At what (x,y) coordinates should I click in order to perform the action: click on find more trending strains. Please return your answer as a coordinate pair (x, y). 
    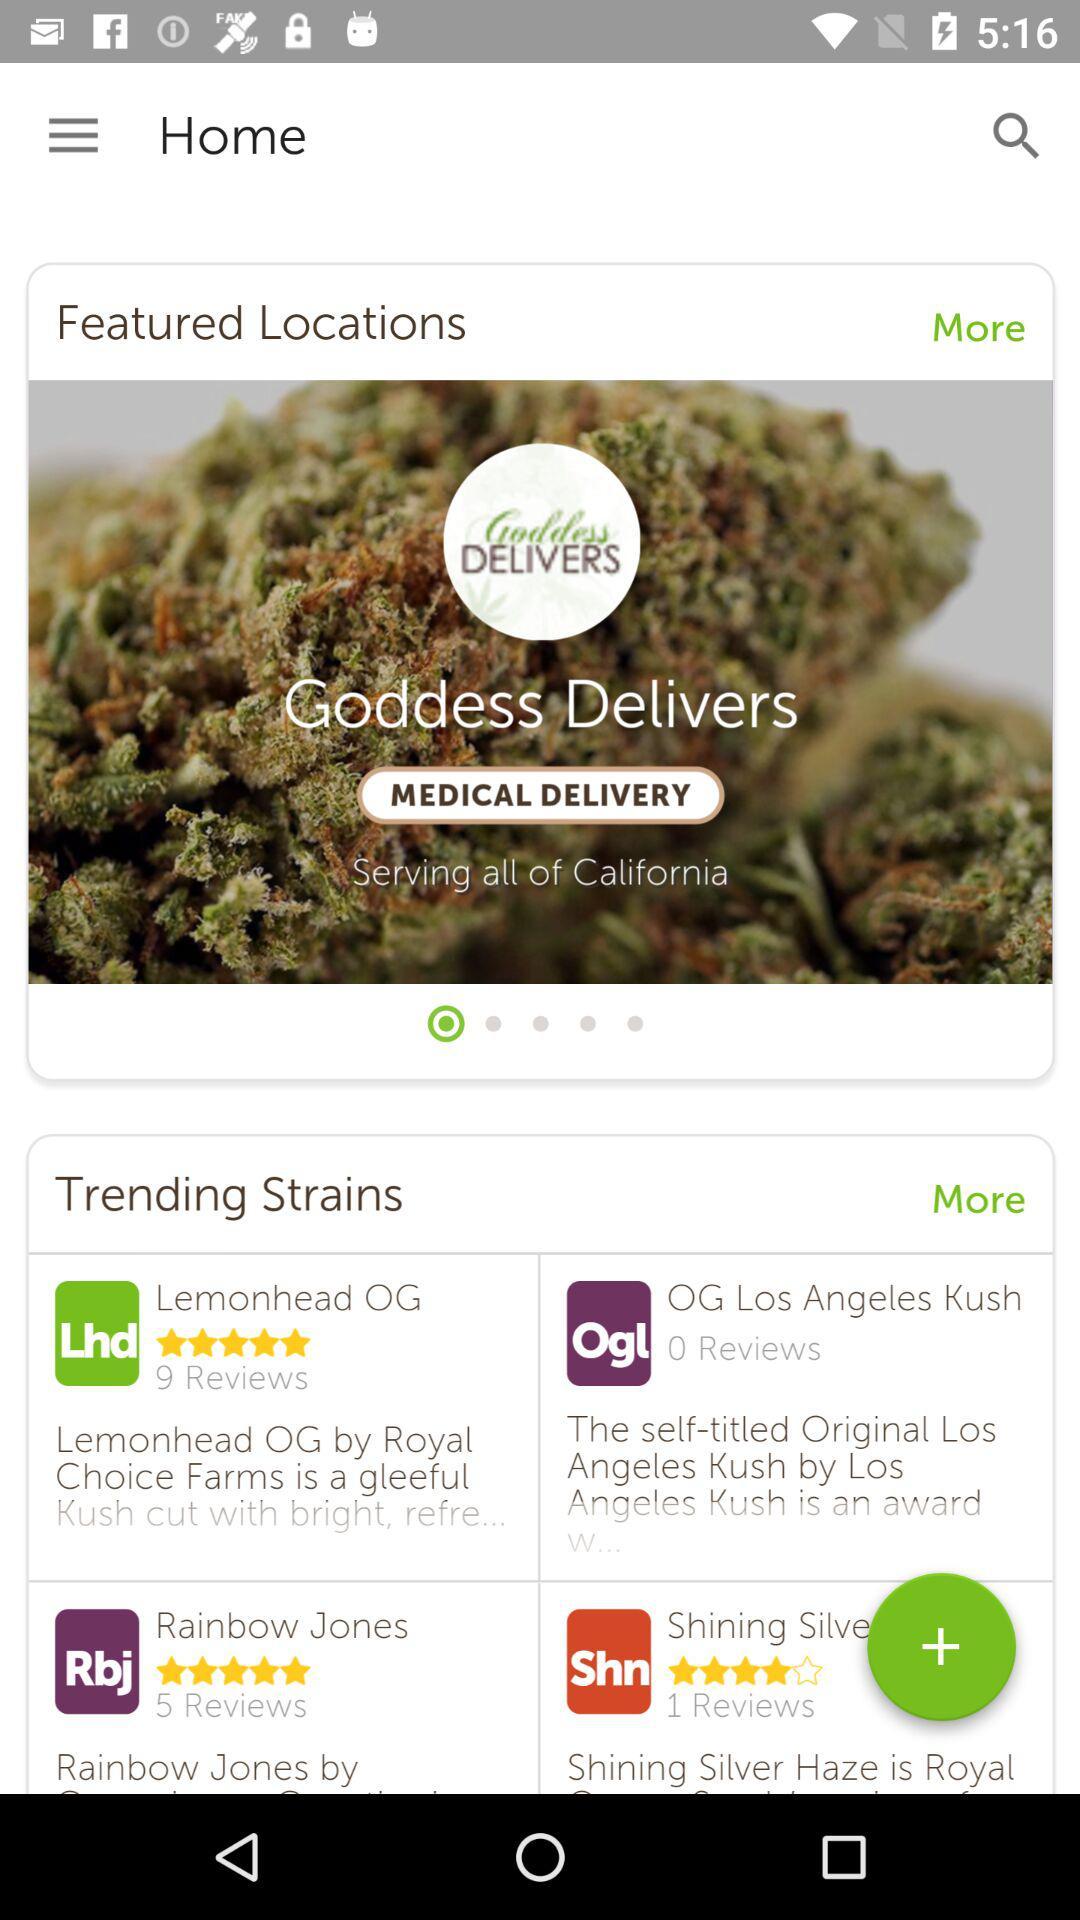
    Looking at the image, I should click on (941, 1654).